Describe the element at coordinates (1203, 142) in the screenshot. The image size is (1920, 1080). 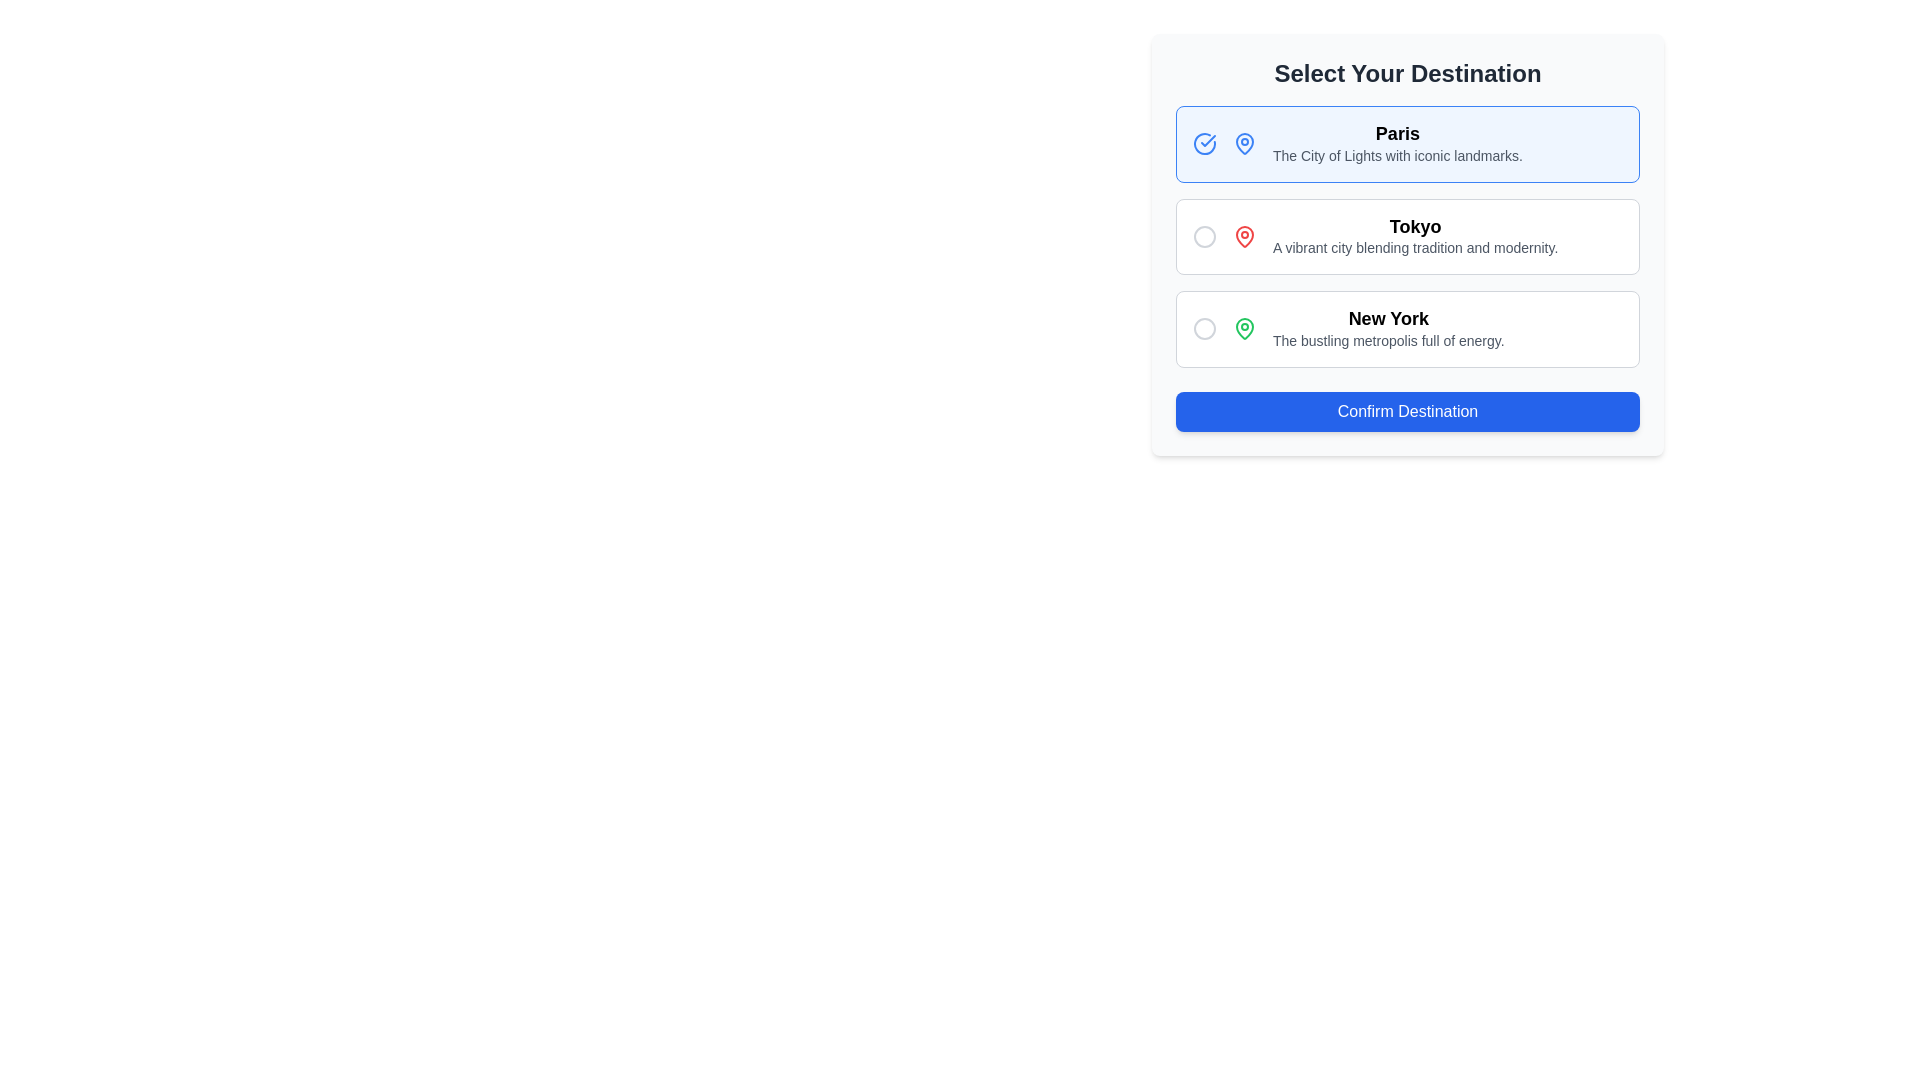
I see `the selection indicator icon` at that location.